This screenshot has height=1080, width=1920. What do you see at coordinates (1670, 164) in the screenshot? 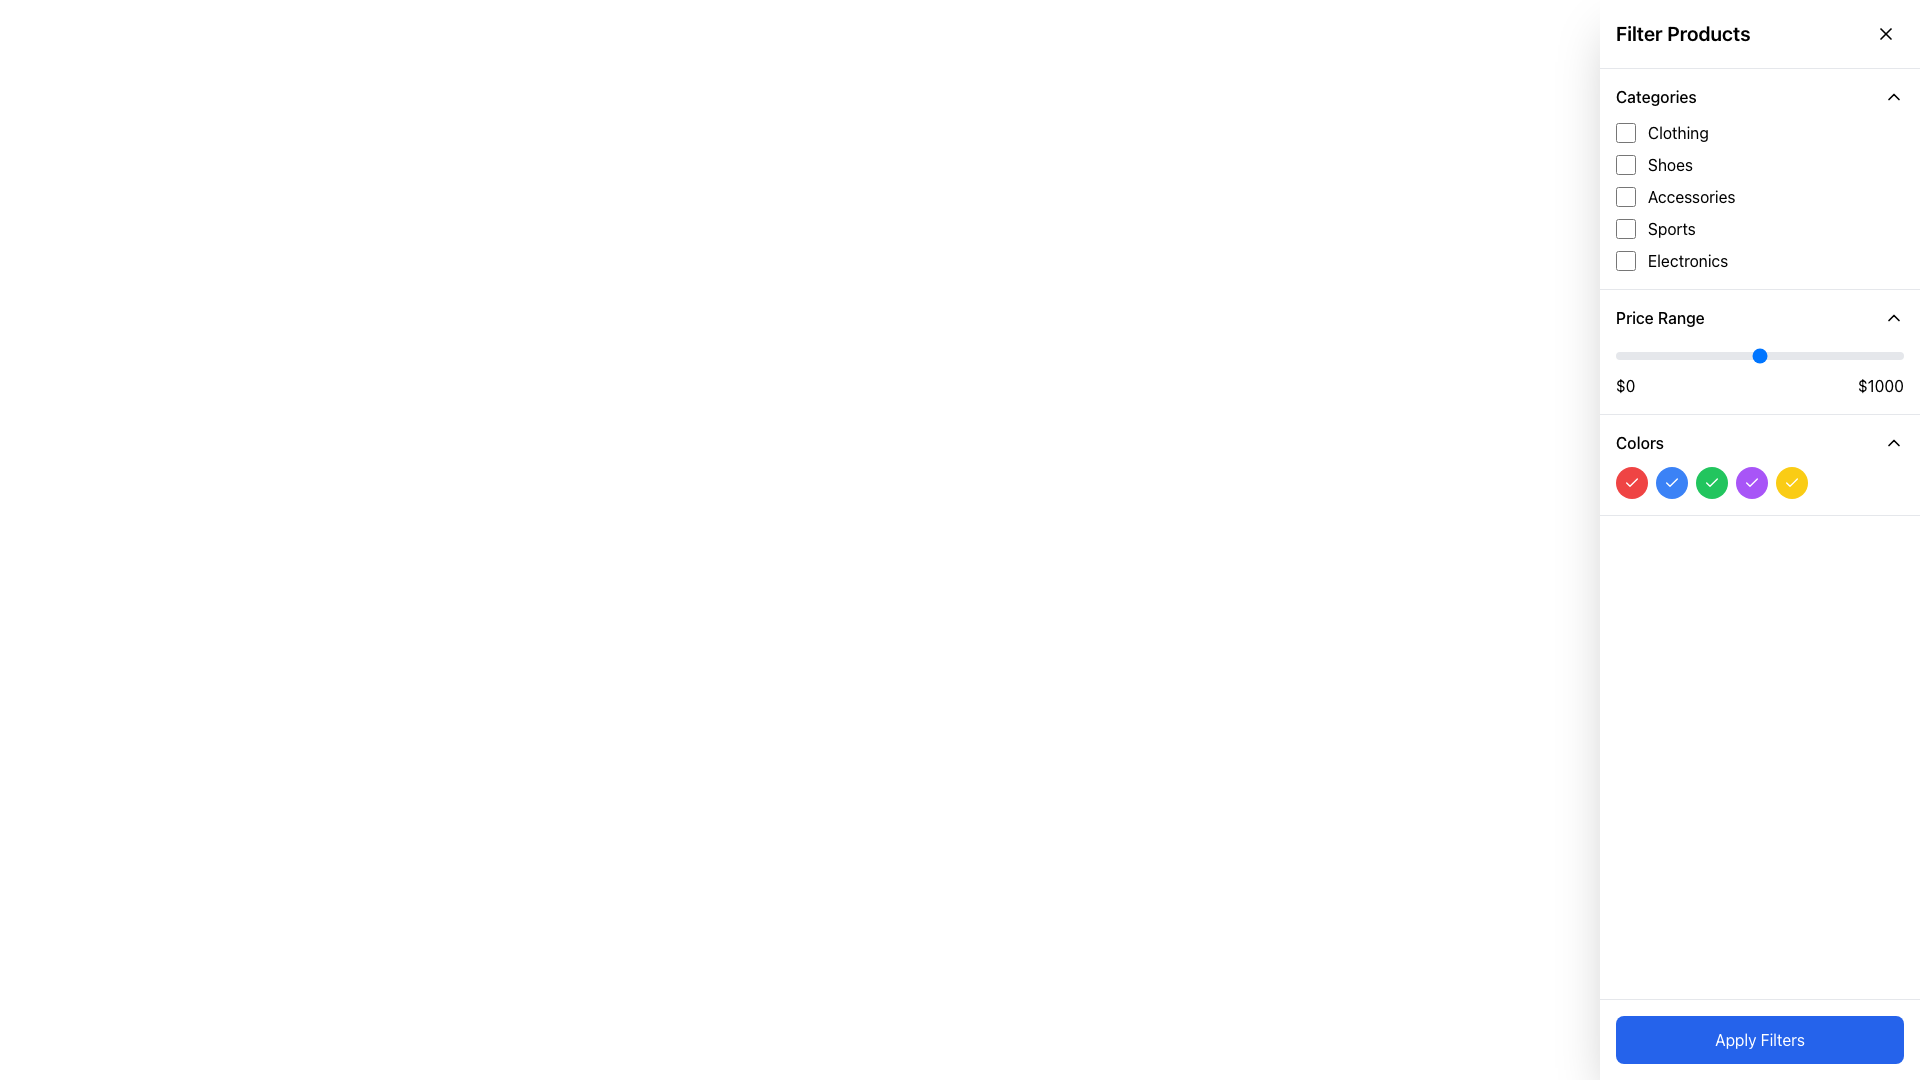
I see `the 'Shoes' category label in the 'Categories' section` at bounding box center [1670, 164].